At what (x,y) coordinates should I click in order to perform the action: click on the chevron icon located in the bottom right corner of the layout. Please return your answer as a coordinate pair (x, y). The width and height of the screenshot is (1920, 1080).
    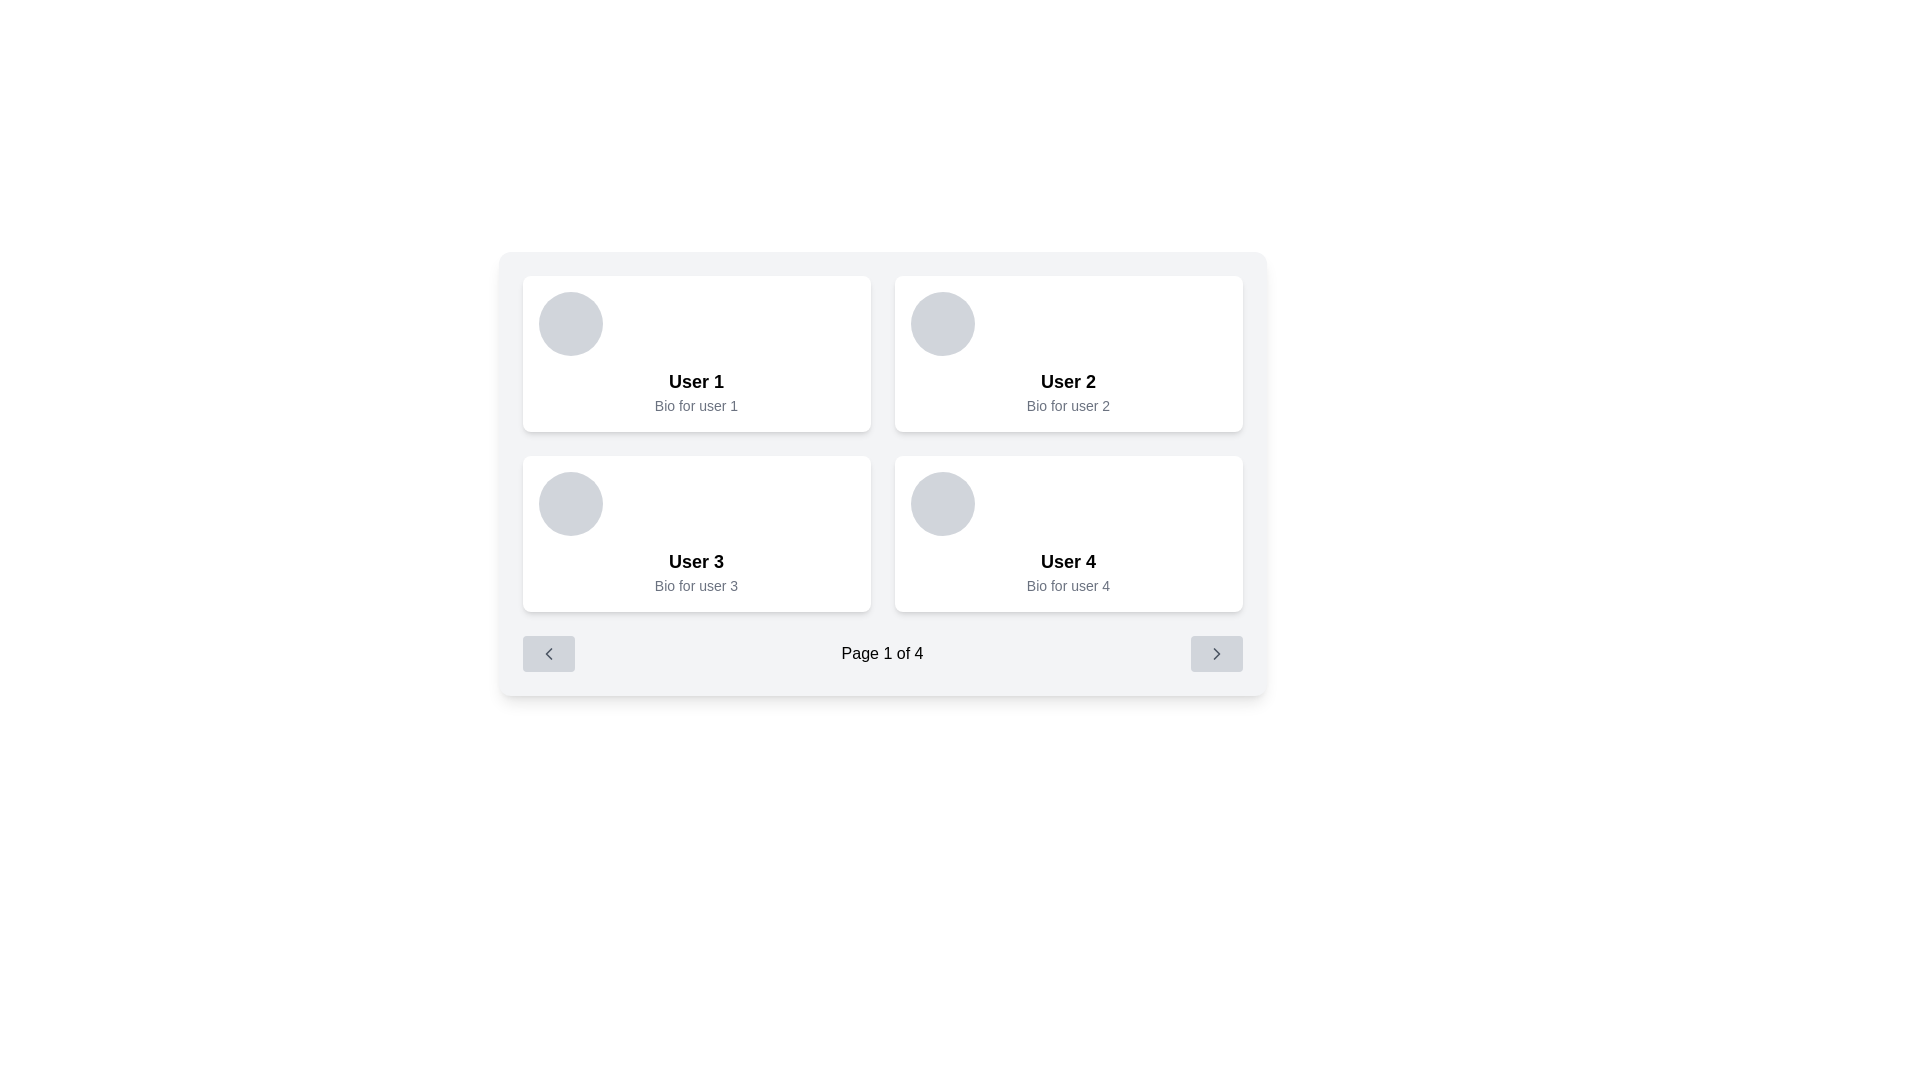
    Looking at the image, I should click on (1215, 654).